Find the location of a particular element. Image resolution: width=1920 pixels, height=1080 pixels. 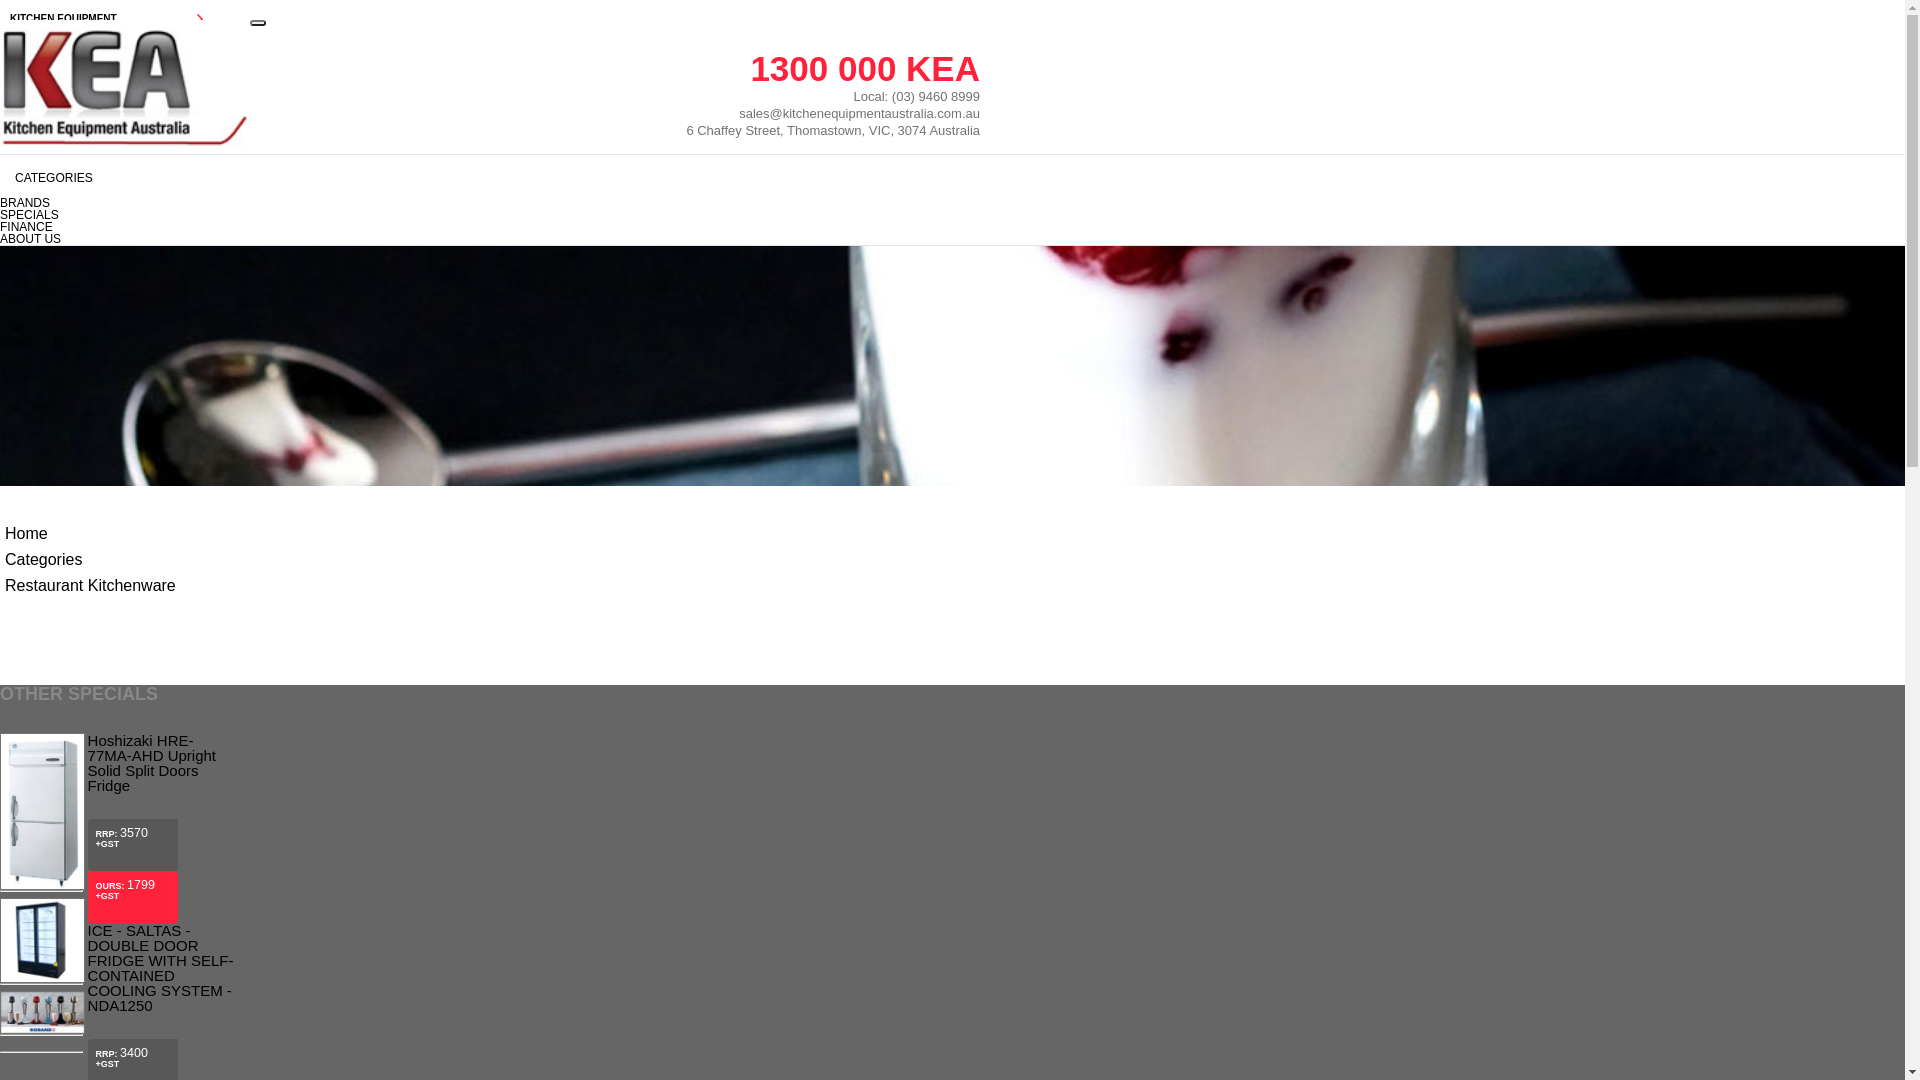

'FOOD SERVICE AND UTILITY TROLLEYS' is located at coordinates (109, 597).